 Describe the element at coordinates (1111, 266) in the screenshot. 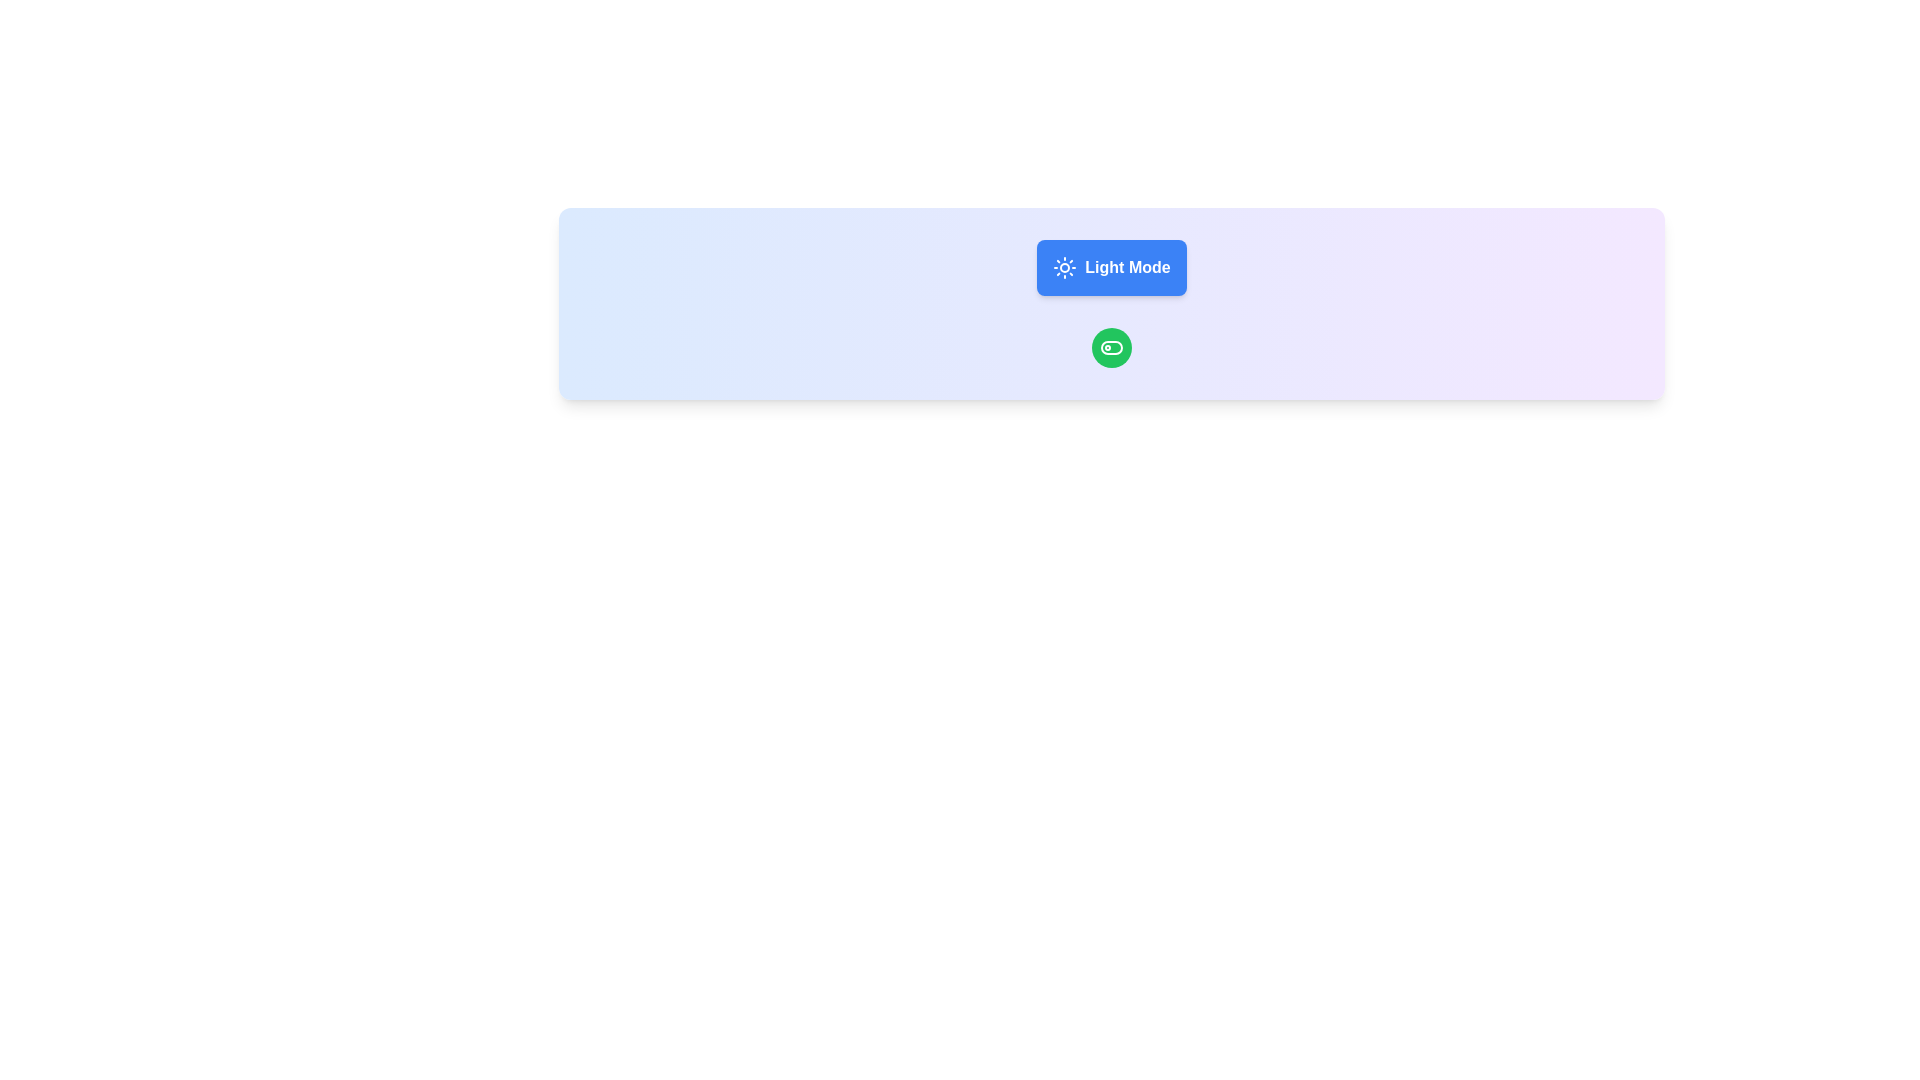

I see `the light mode toggle button for accessibility by moving the cursor to its center` at that location.